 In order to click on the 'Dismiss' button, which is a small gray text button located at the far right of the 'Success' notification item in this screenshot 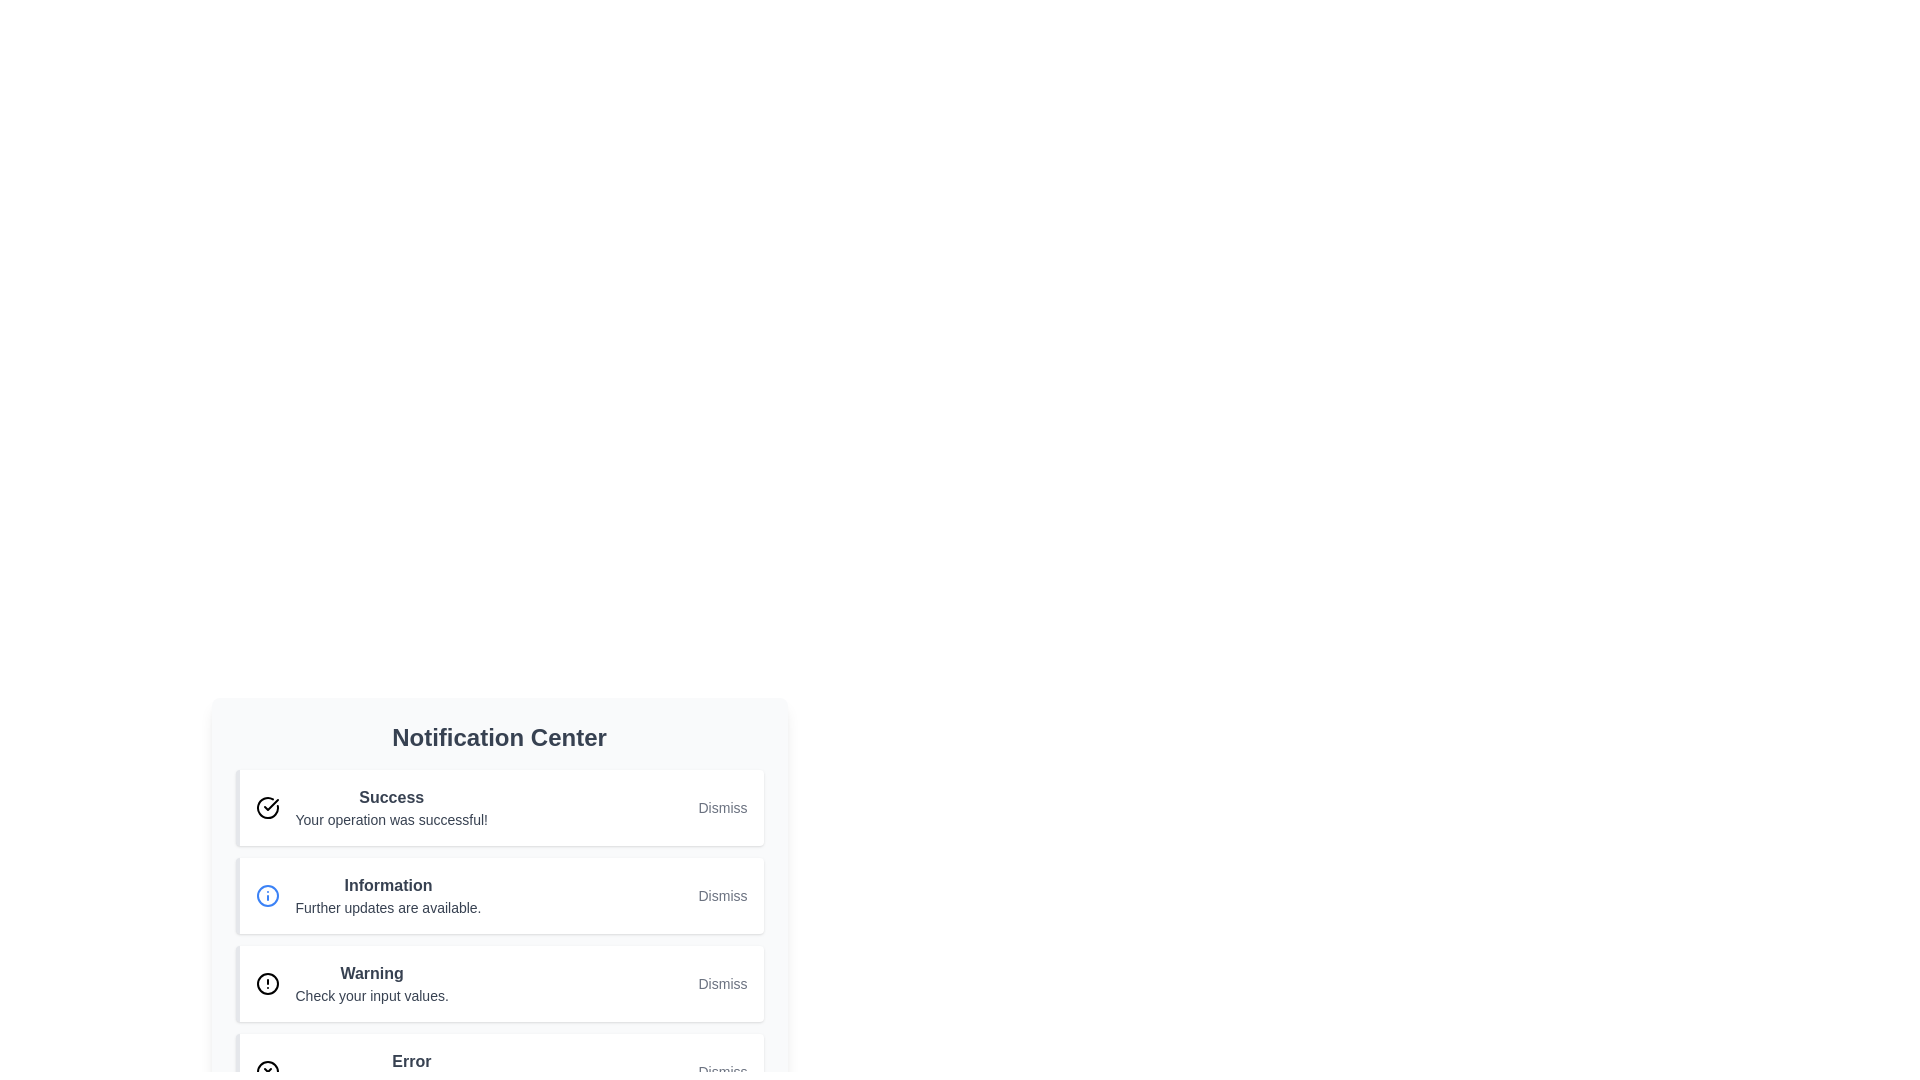, I will do `click(722, 806)`.